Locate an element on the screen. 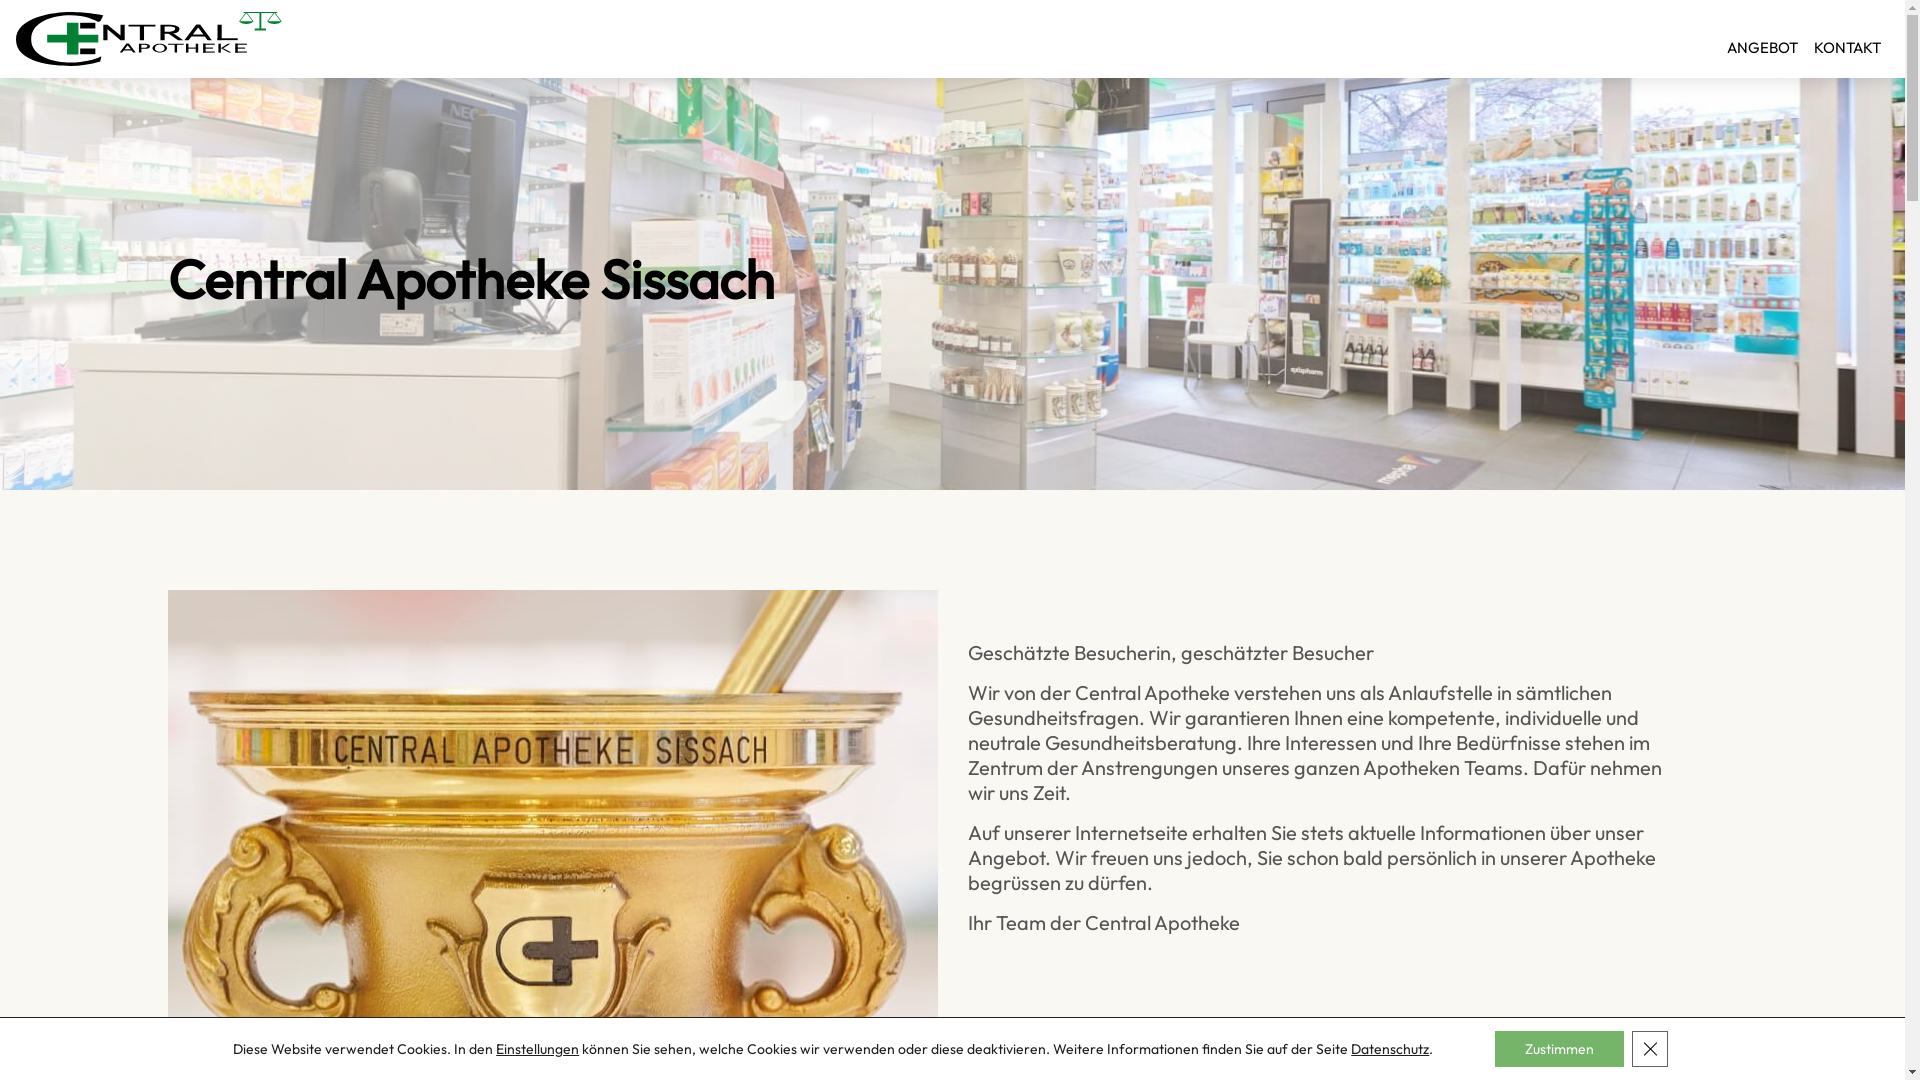 The height and width of the screenshot is (1080, 1920). 'Einstellungen' is located at coordinates (537, 1048).